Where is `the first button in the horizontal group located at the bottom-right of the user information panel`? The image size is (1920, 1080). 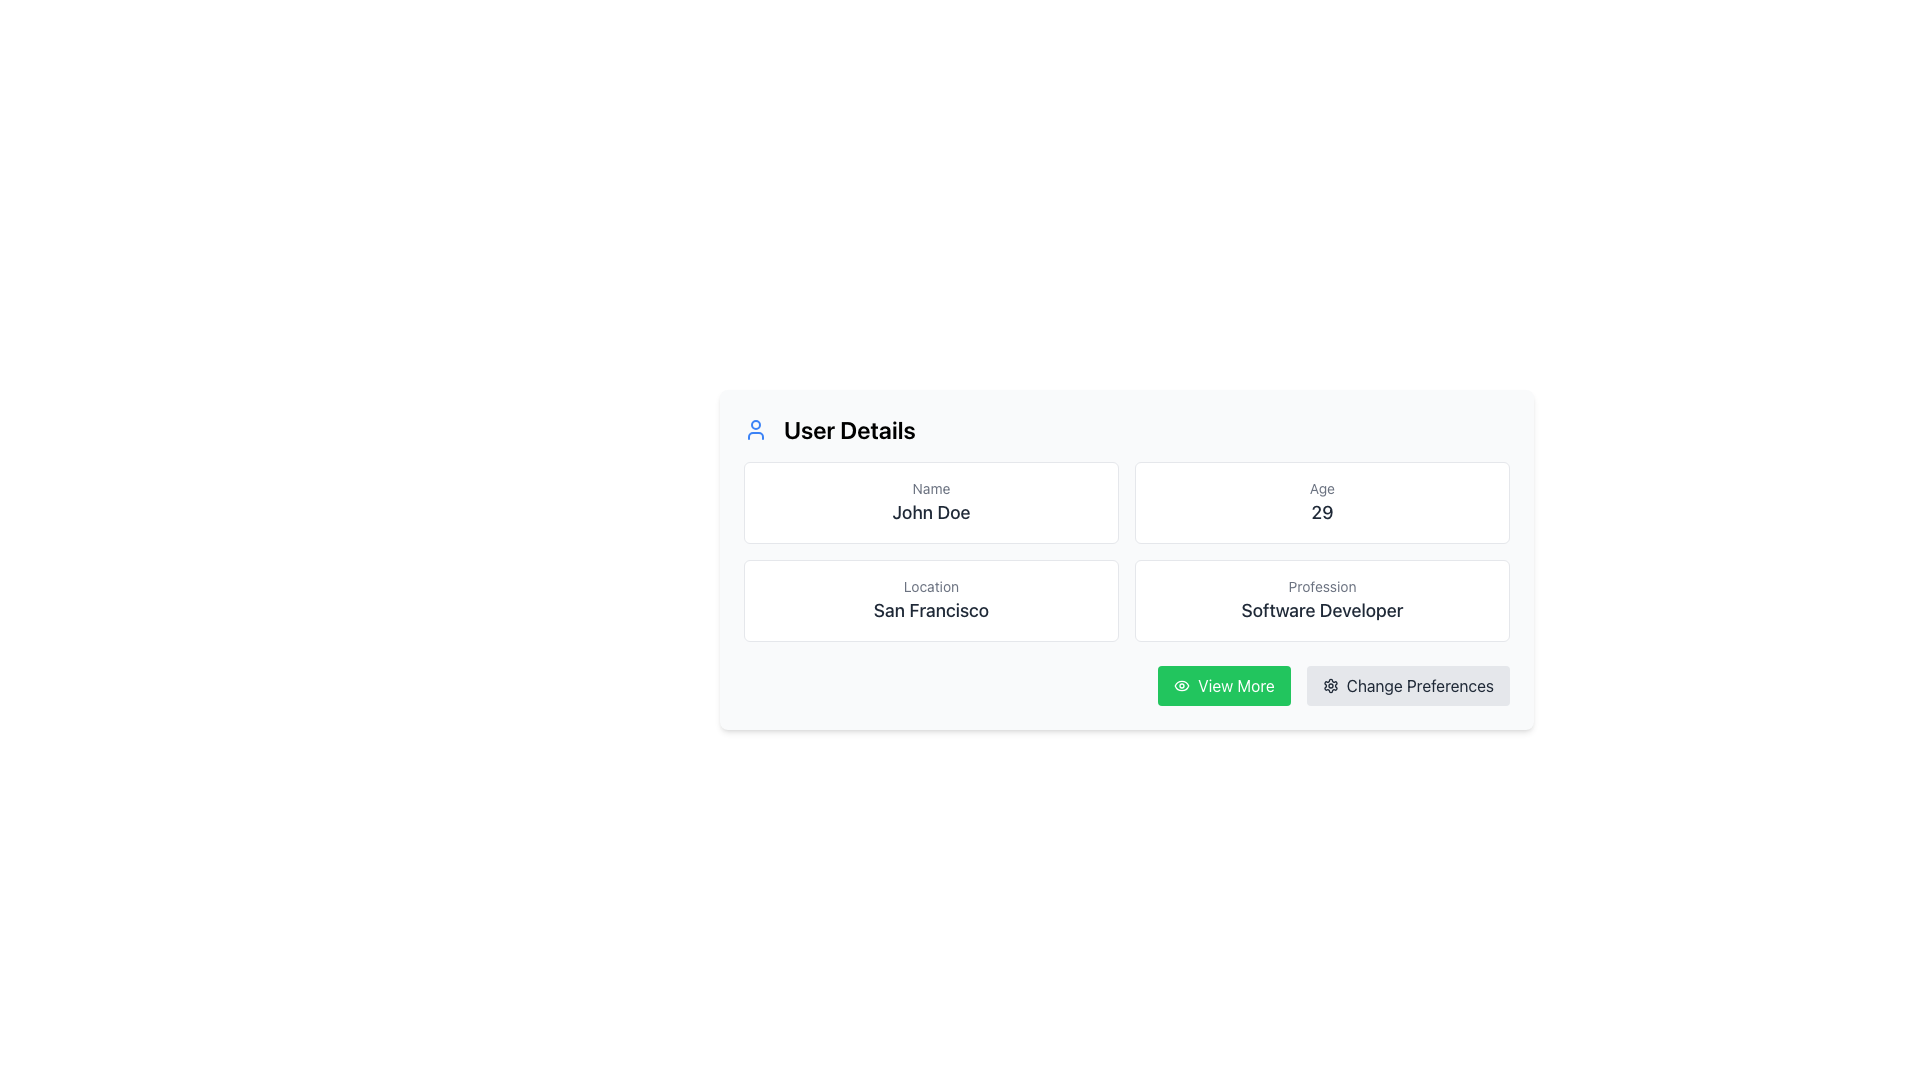 the first button in the horizontal group located at the bottom-right of the user information panel is located at coordinates (1223, 685).